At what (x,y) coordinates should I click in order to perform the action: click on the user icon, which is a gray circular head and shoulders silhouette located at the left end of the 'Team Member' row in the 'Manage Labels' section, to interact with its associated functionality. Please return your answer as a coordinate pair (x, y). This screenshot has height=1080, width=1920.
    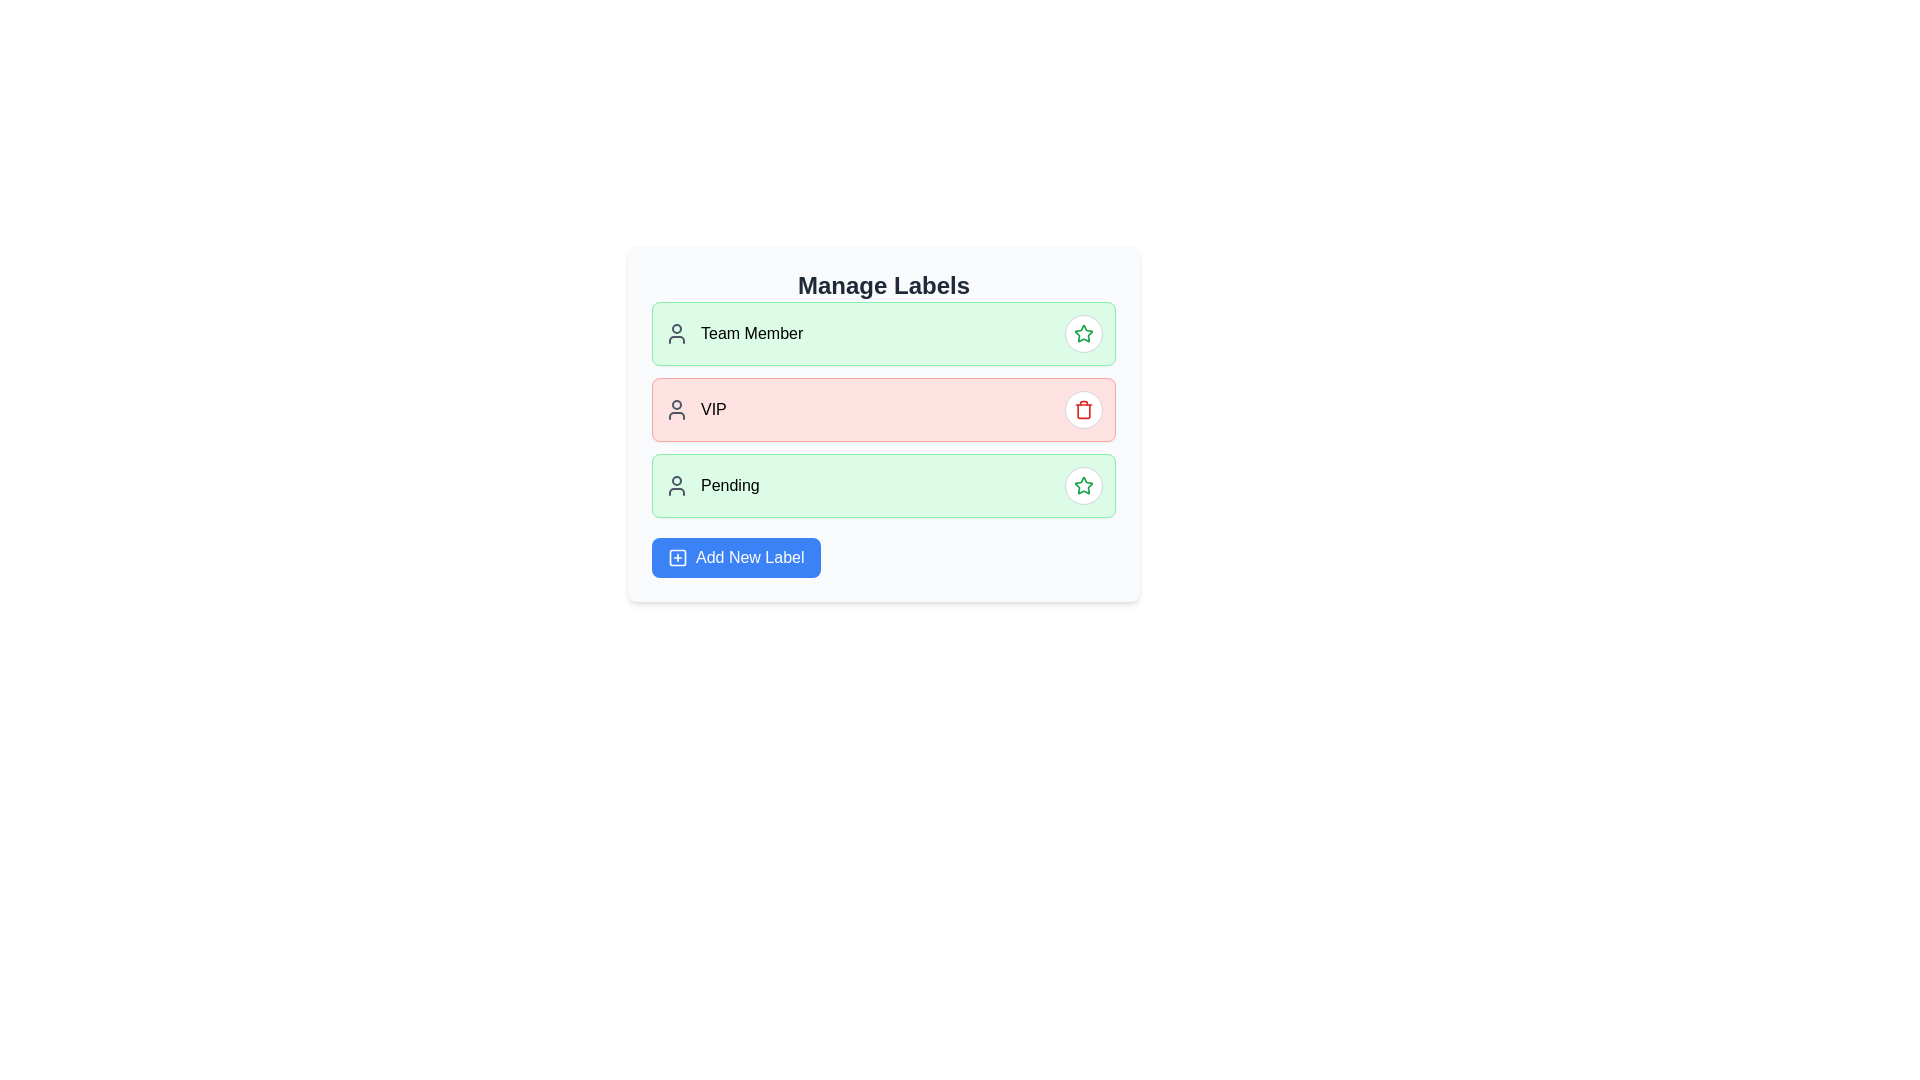
    Looking at the image, I should click on (676, 333).